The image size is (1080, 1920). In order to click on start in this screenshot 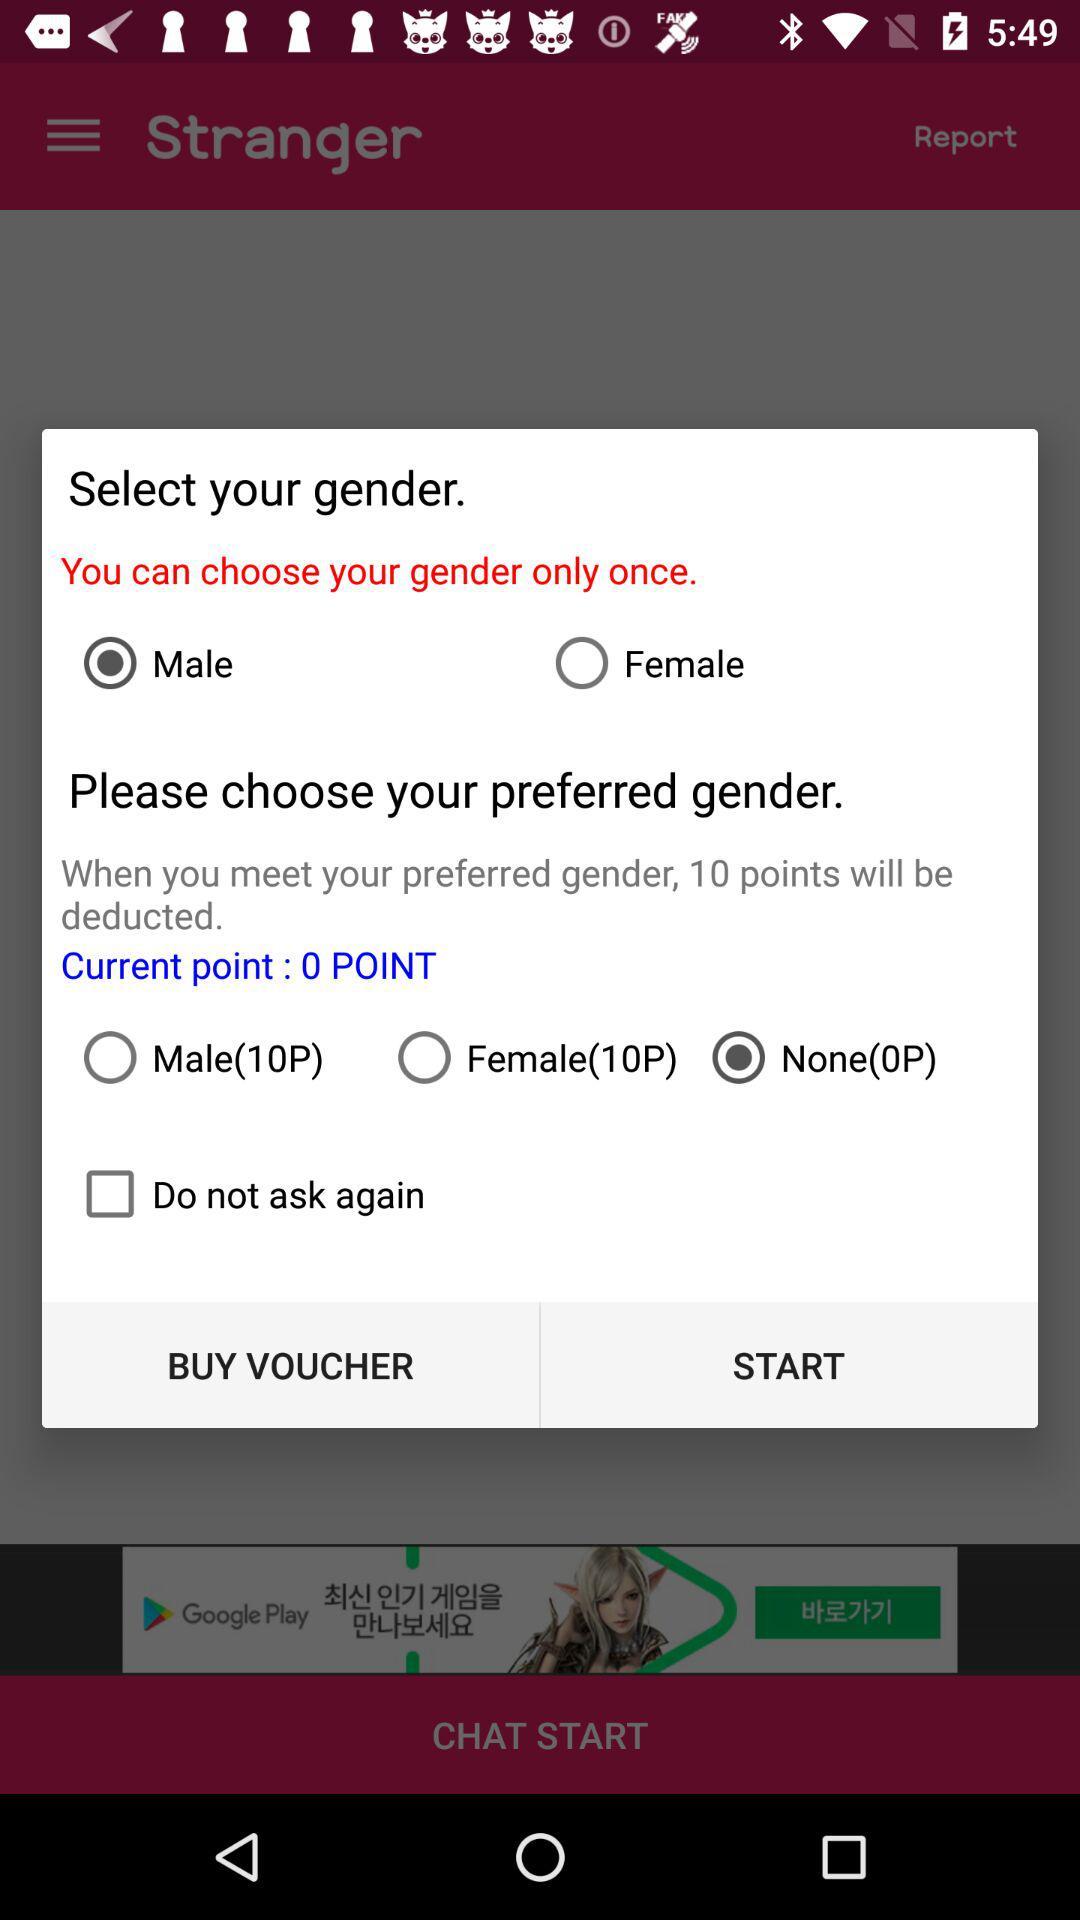, I will do `click(788, 1363)`.